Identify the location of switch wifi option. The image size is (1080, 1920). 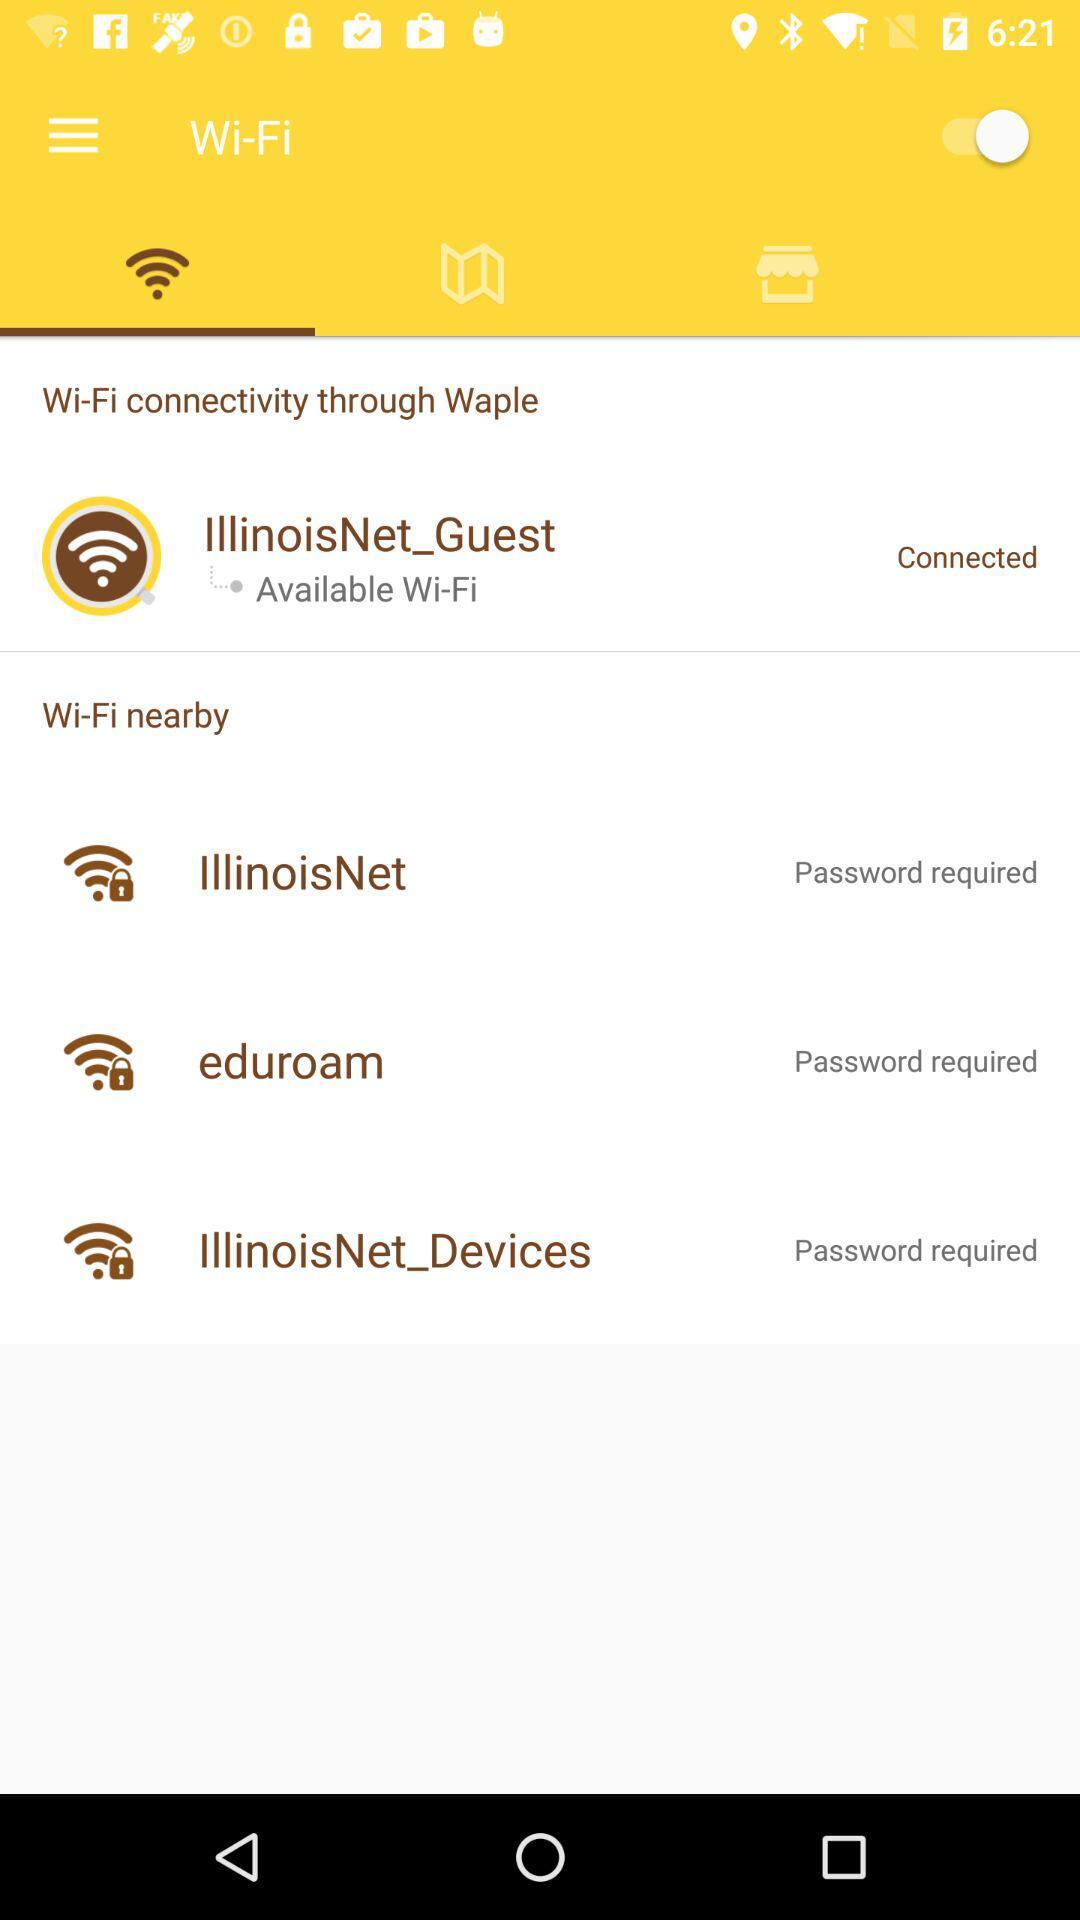
(156, 272).